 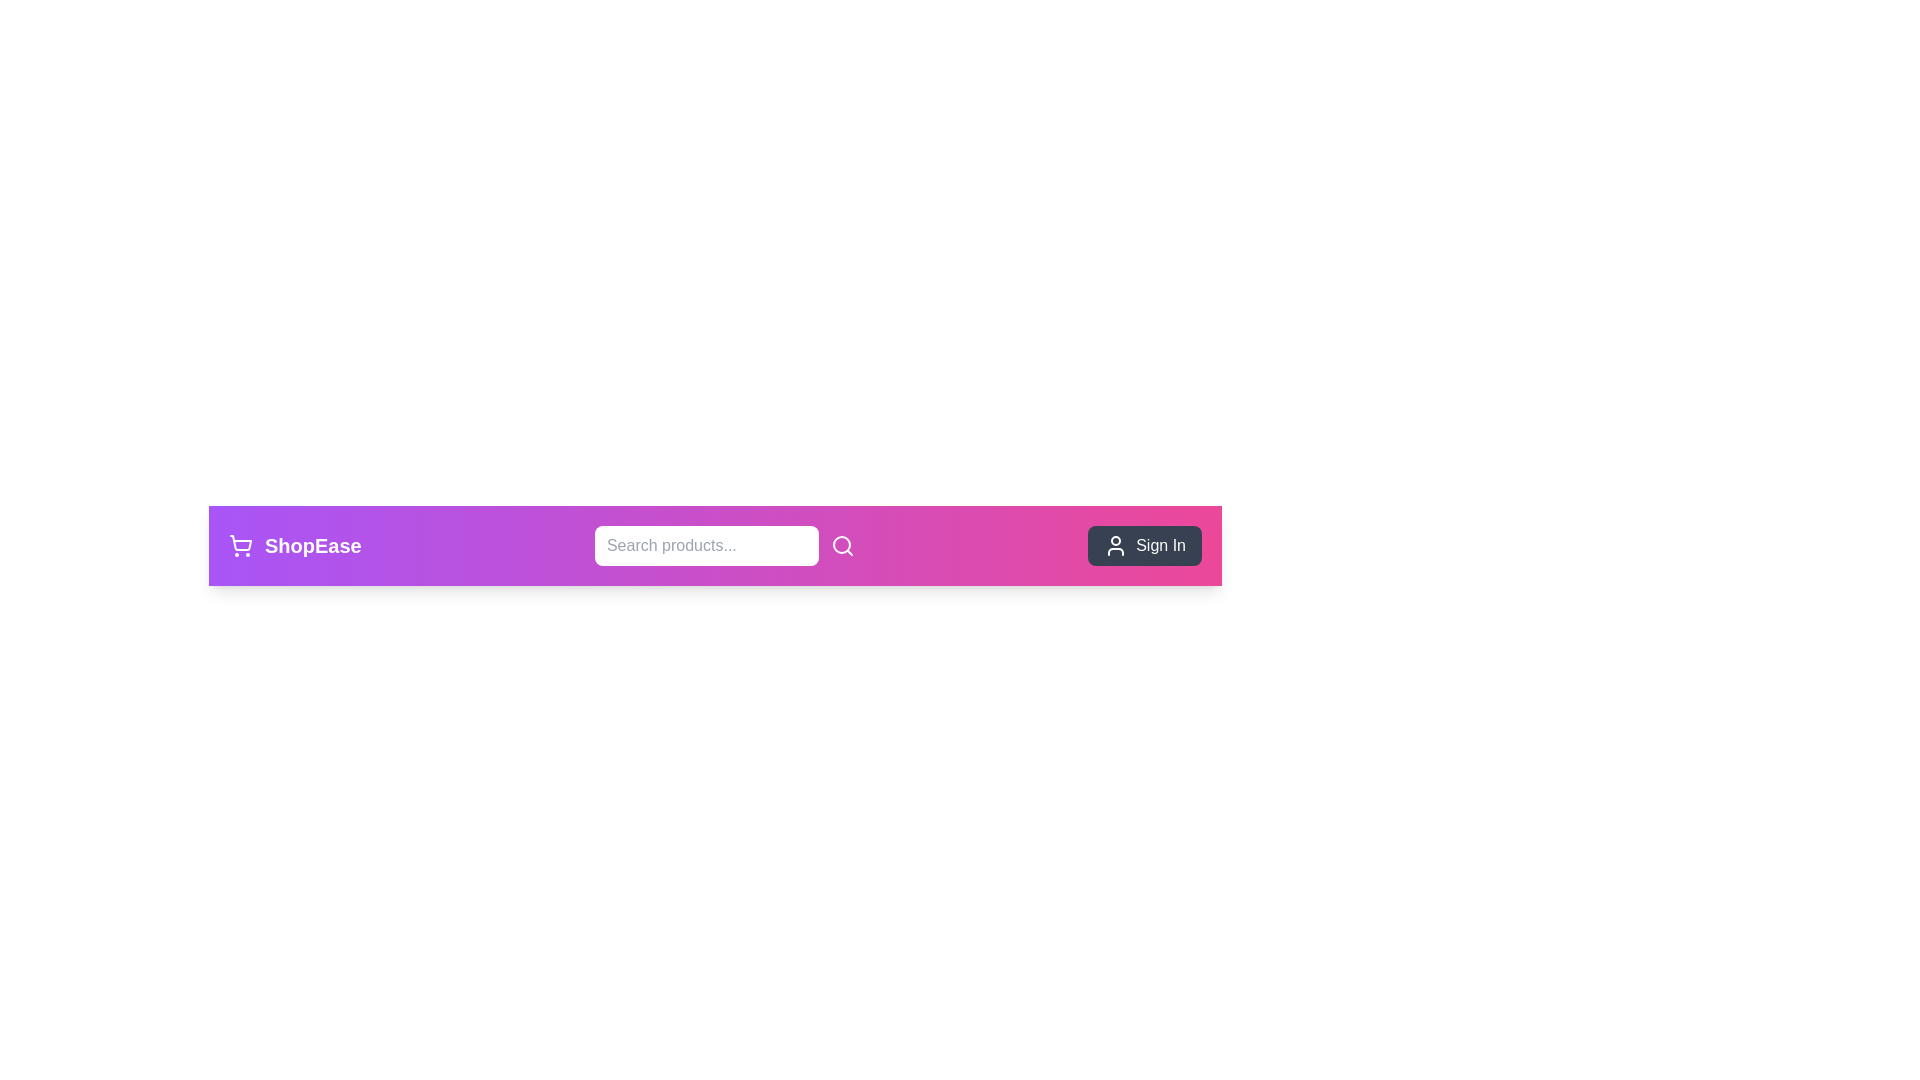 What do you see at coordinates (293, 546) in the screenshot?
I see `the 'ShopEase' logo or text to navigate to the homepage` at bounding box center [293, 546].